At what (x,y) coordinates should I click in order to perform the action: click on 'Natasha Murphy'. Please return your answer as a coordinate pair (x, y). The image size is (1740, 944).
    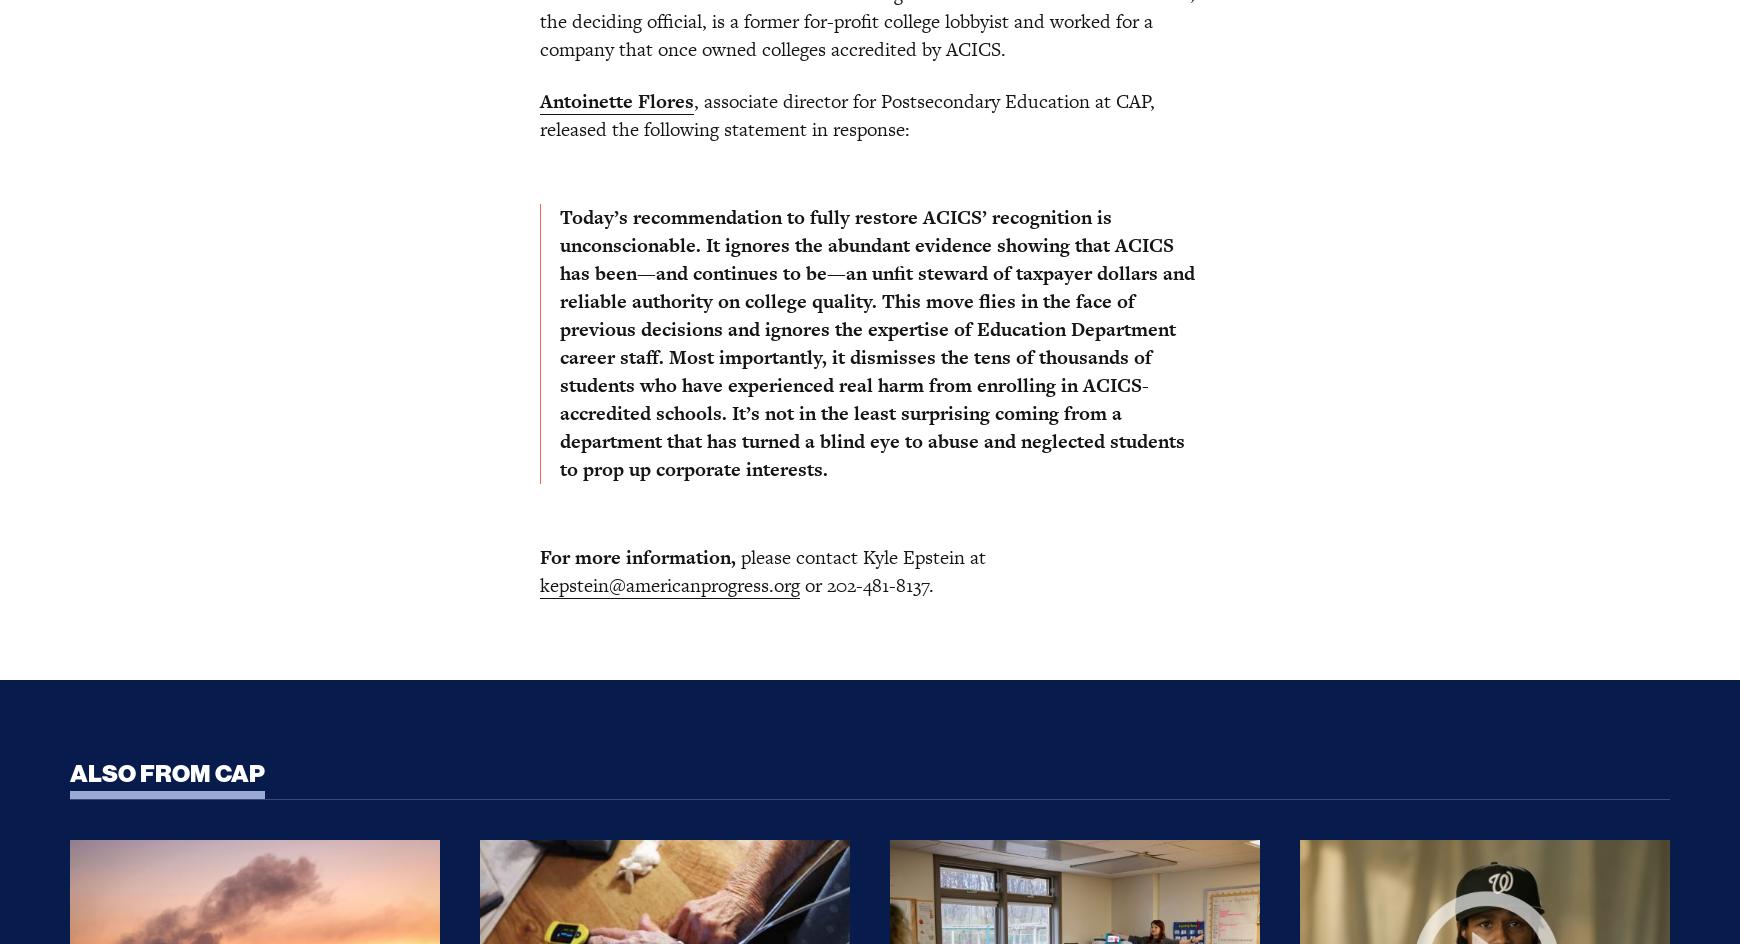
    Looking at the image, I should click on (524, 405).